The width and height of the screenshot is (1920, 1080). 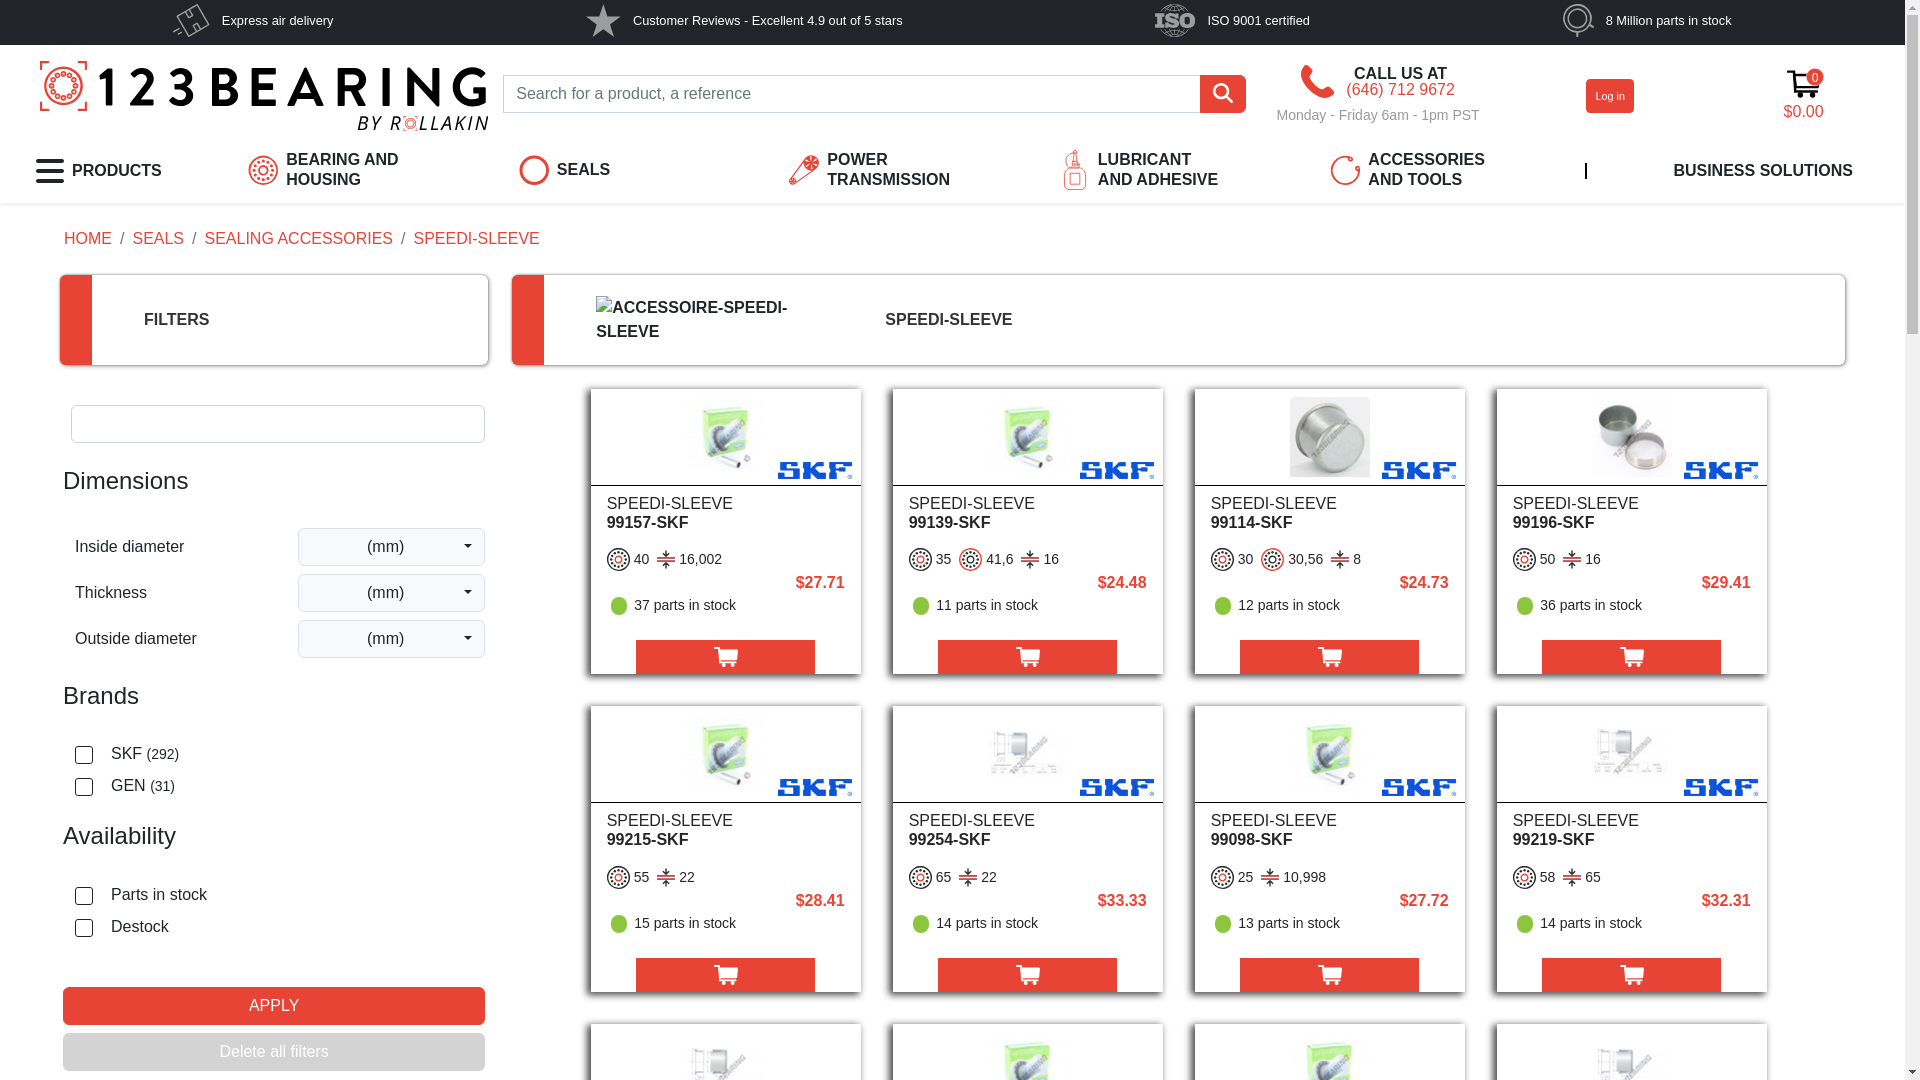 I want to click on 'BEARING AND HOUSING', so click(x=331, y=169).